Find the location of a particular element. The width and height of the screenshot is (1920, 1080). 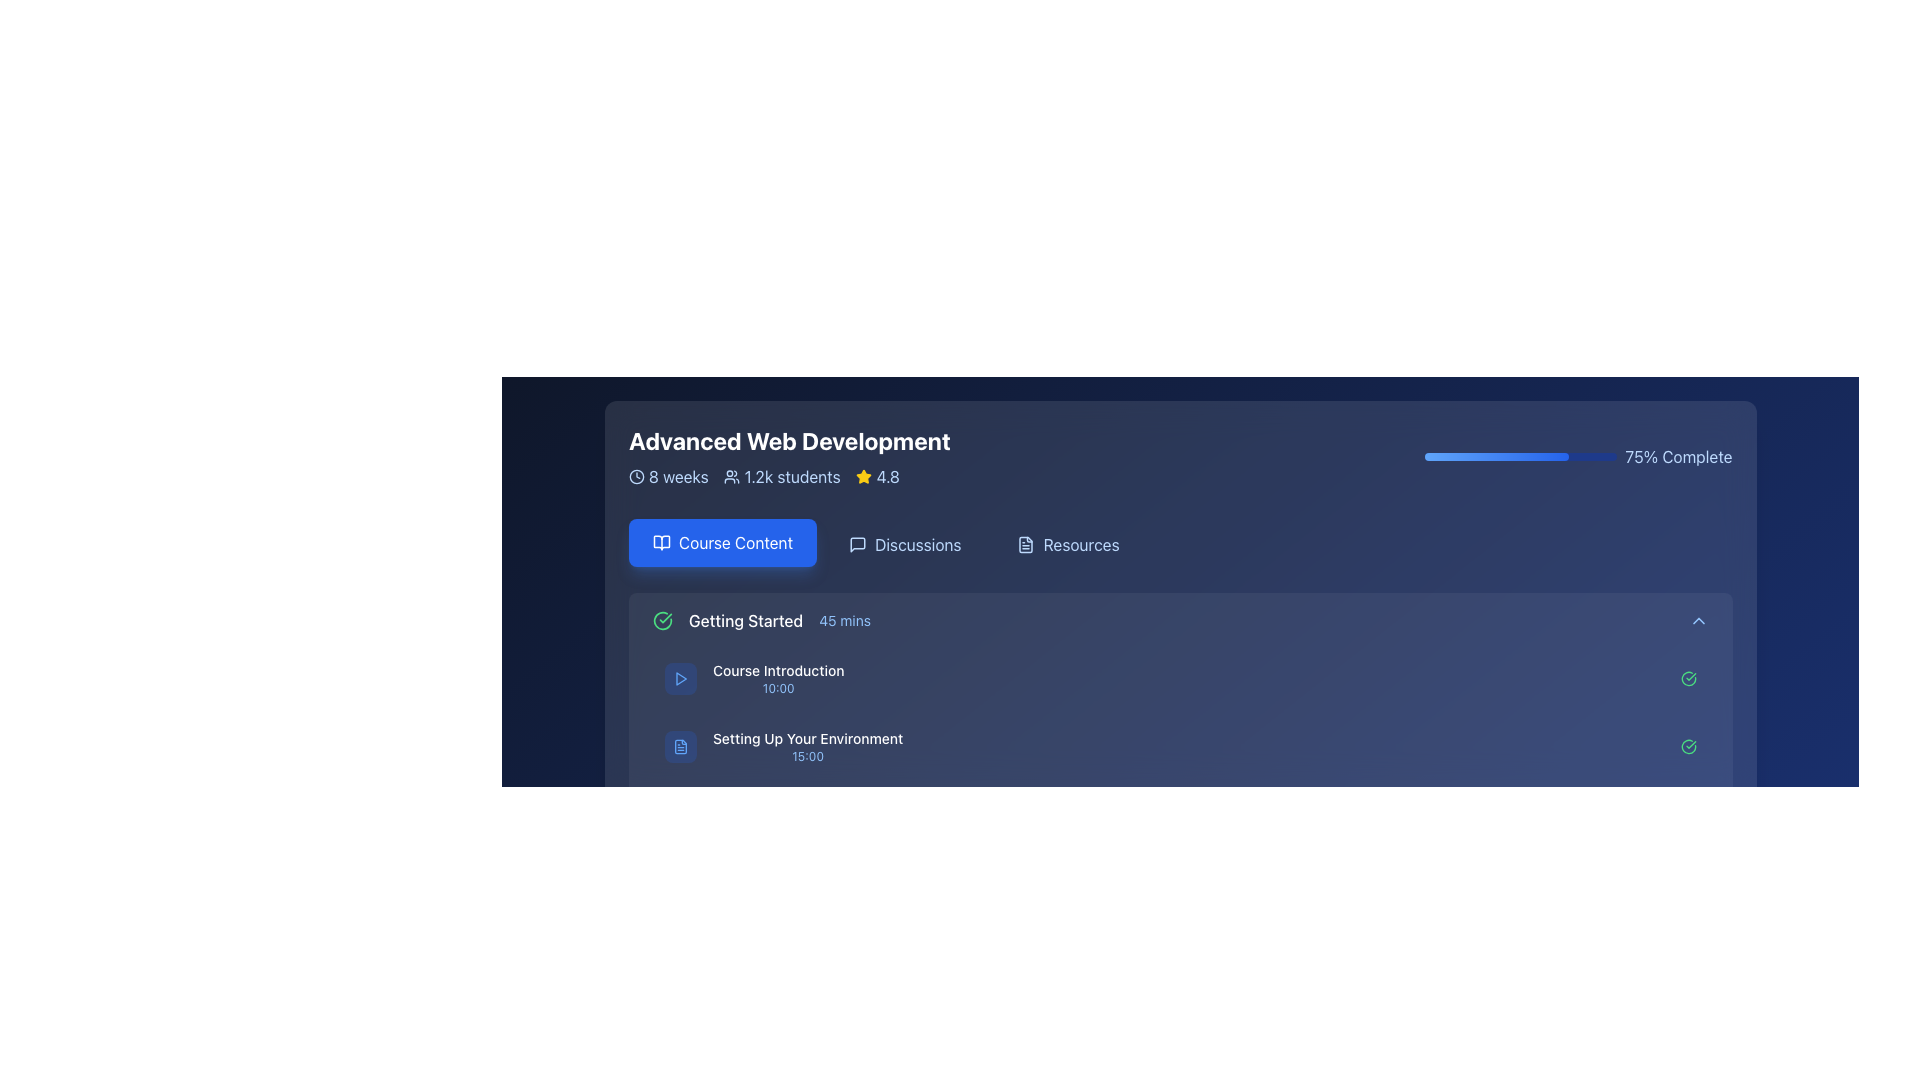

the speech bubble icon located in the top navigation bar, to the right of the 'Course Content' button and near the 'Discussions' tab is located at coordinates (857, 544).